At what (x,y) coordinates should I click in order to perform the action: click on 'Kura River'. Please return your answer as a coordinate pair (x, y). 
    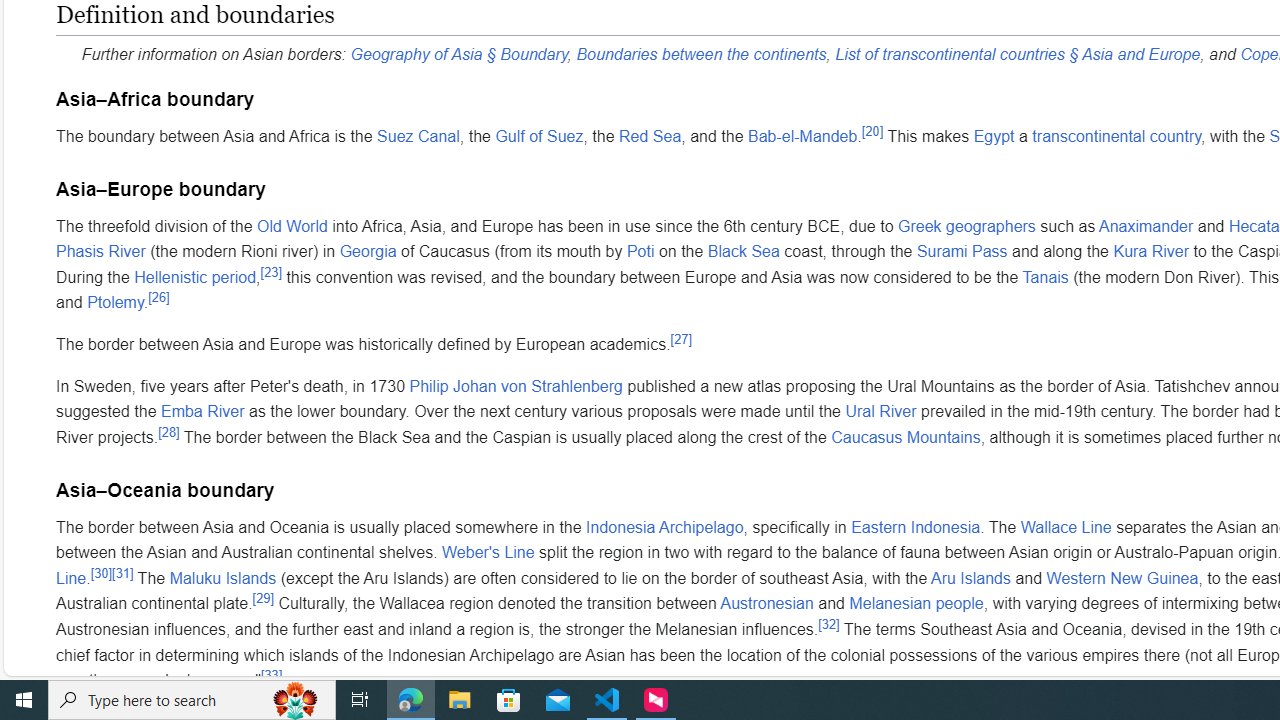
    Looking at the image, I should click on (1152, 250).